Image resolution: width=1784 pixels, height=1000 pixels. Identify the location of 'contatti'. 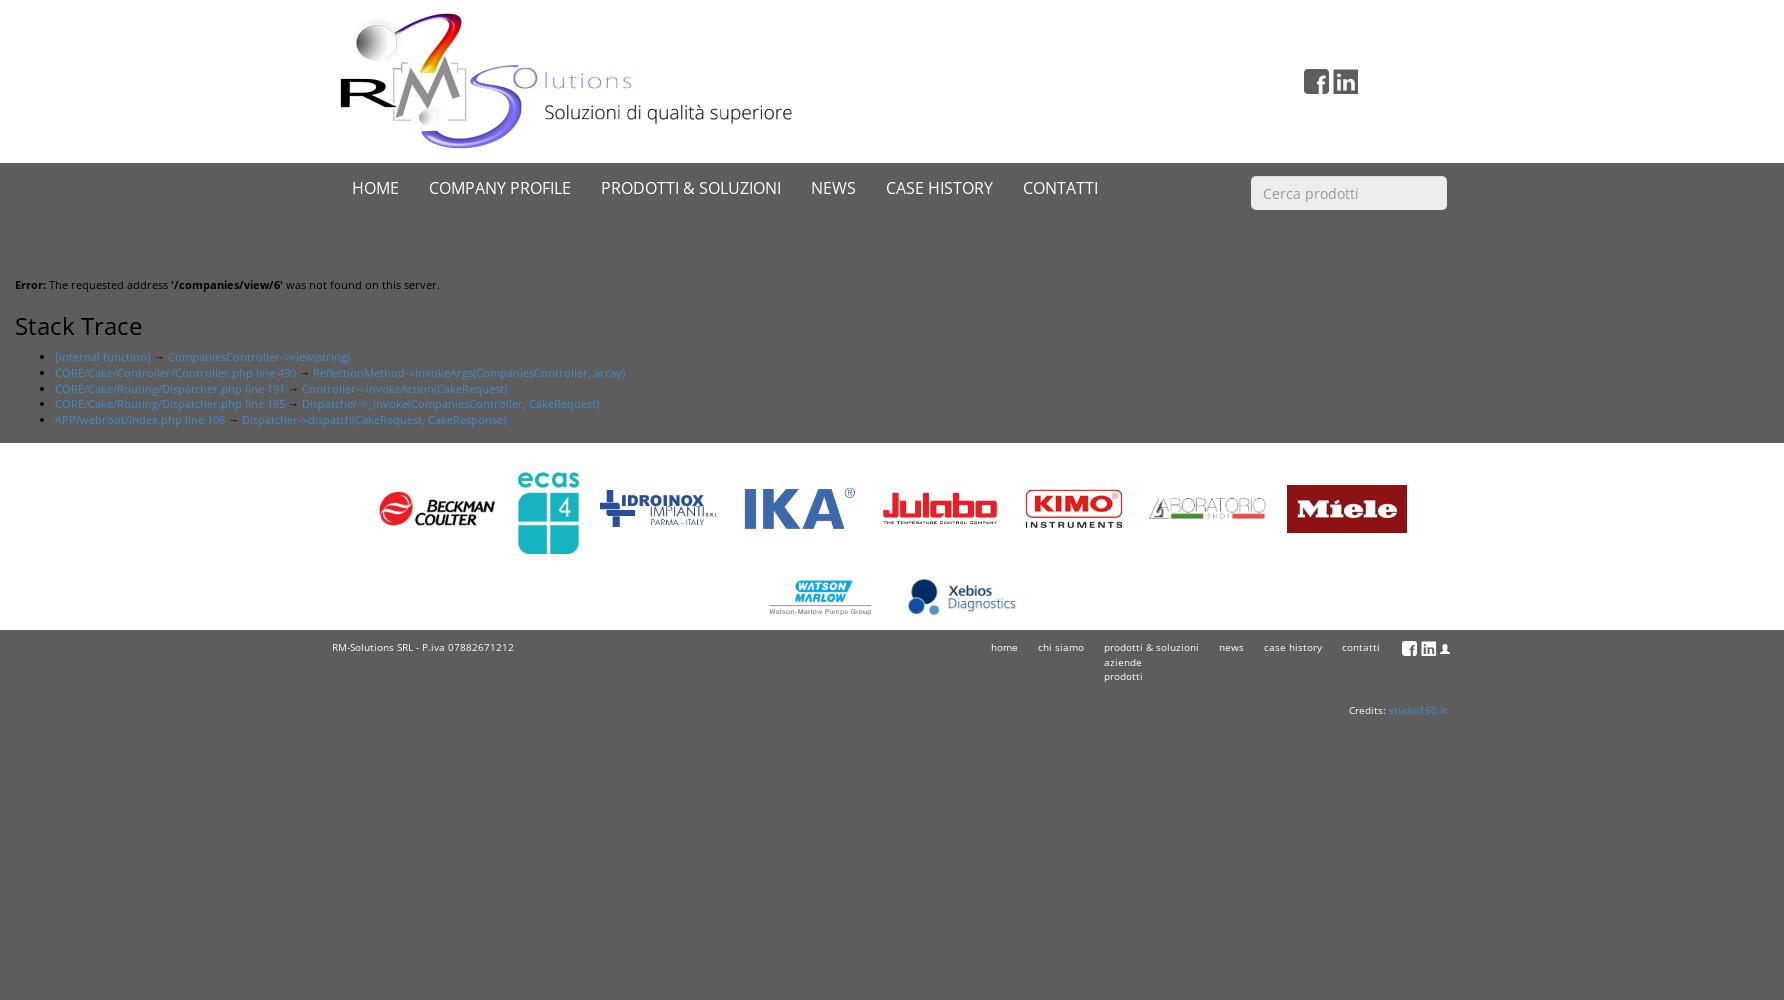
(1361, 647).